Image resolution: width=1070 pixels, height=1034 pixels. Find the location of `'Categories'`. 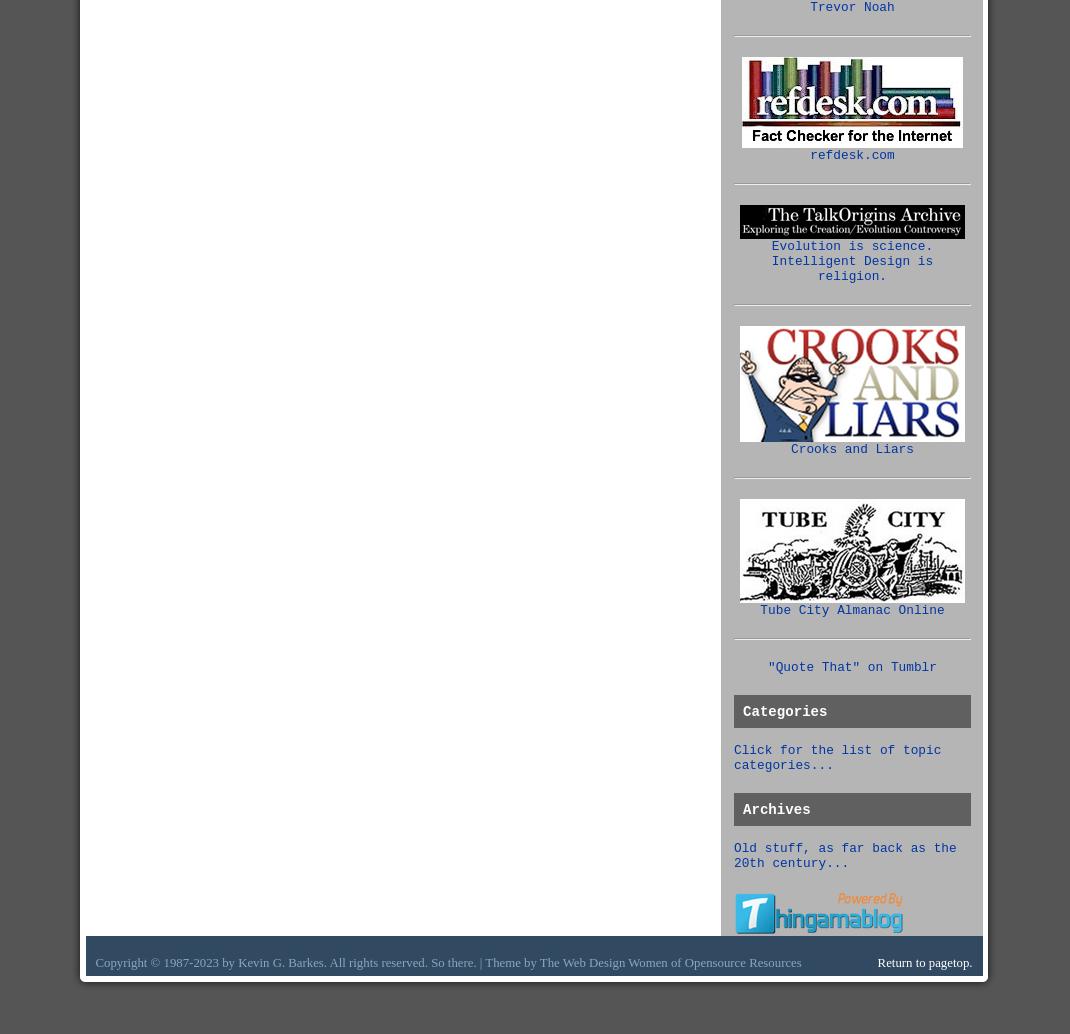

'Categories' is located at coordinates (783, 712).